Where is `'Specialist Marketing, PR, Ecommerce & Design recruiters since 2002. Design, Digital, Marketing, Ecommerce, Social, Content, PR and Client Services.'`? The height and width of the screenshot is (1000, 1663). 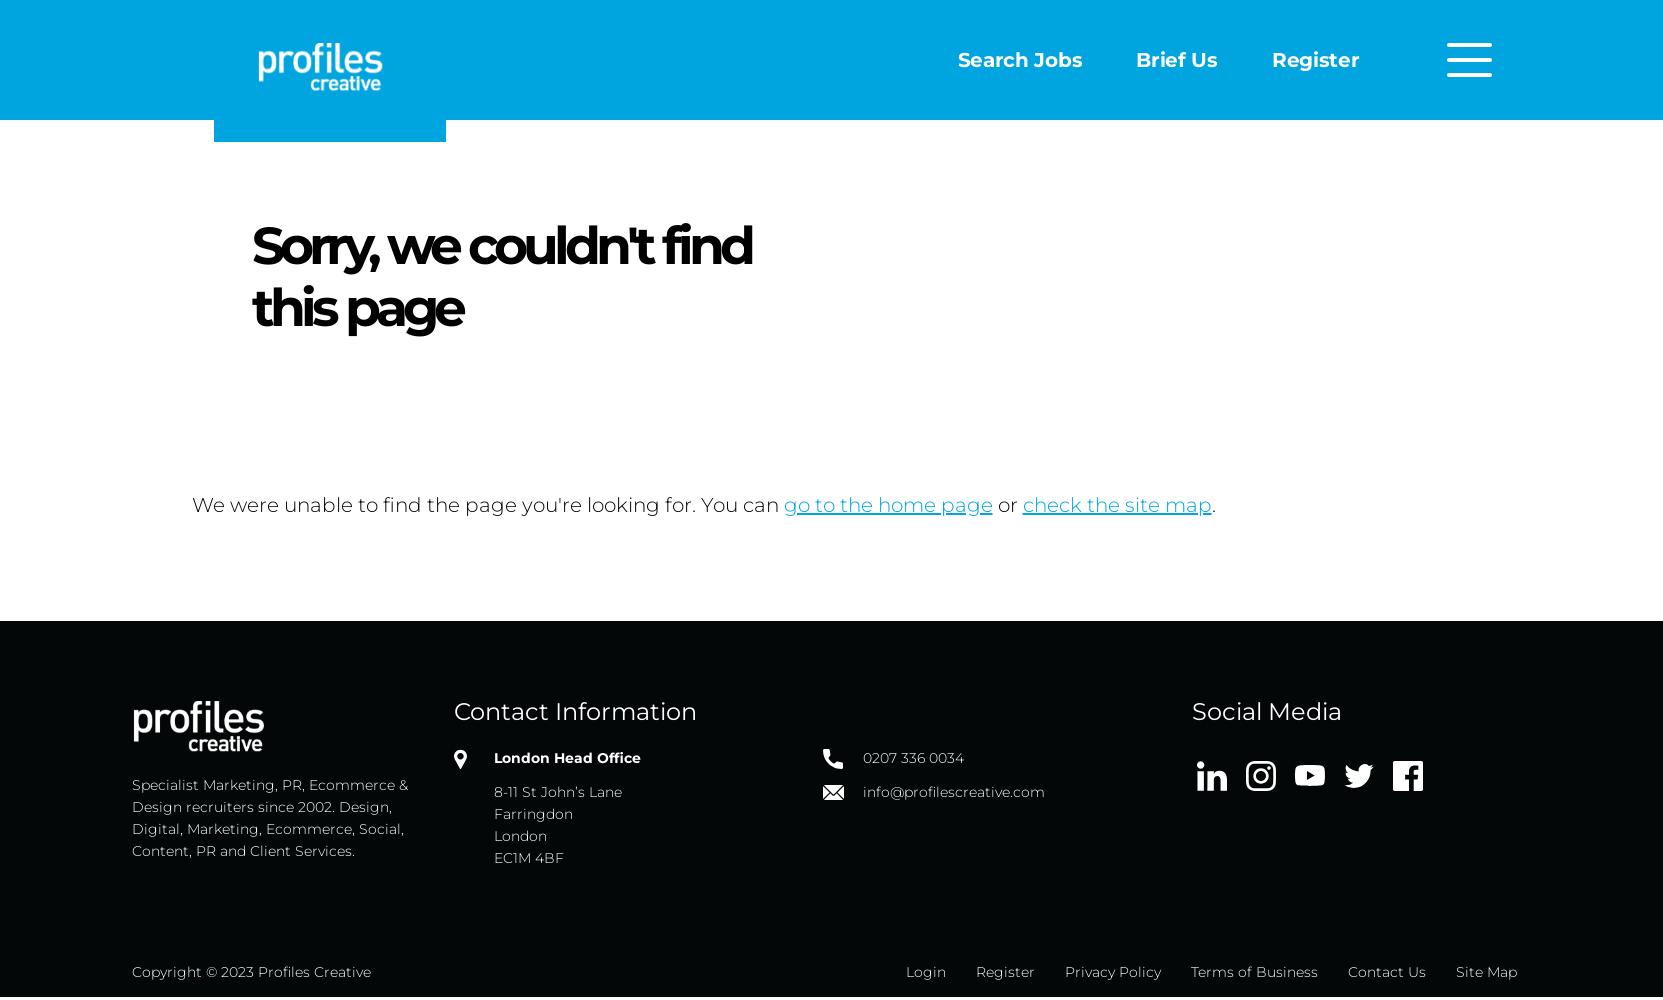
'Specialist Marketing, PR, Ecommerce & Design recruiters since 2002. Design, Digital, Marketing, Ecommerce, Social, Content, PR and Client Services.' is located at coordinates (269, 817).